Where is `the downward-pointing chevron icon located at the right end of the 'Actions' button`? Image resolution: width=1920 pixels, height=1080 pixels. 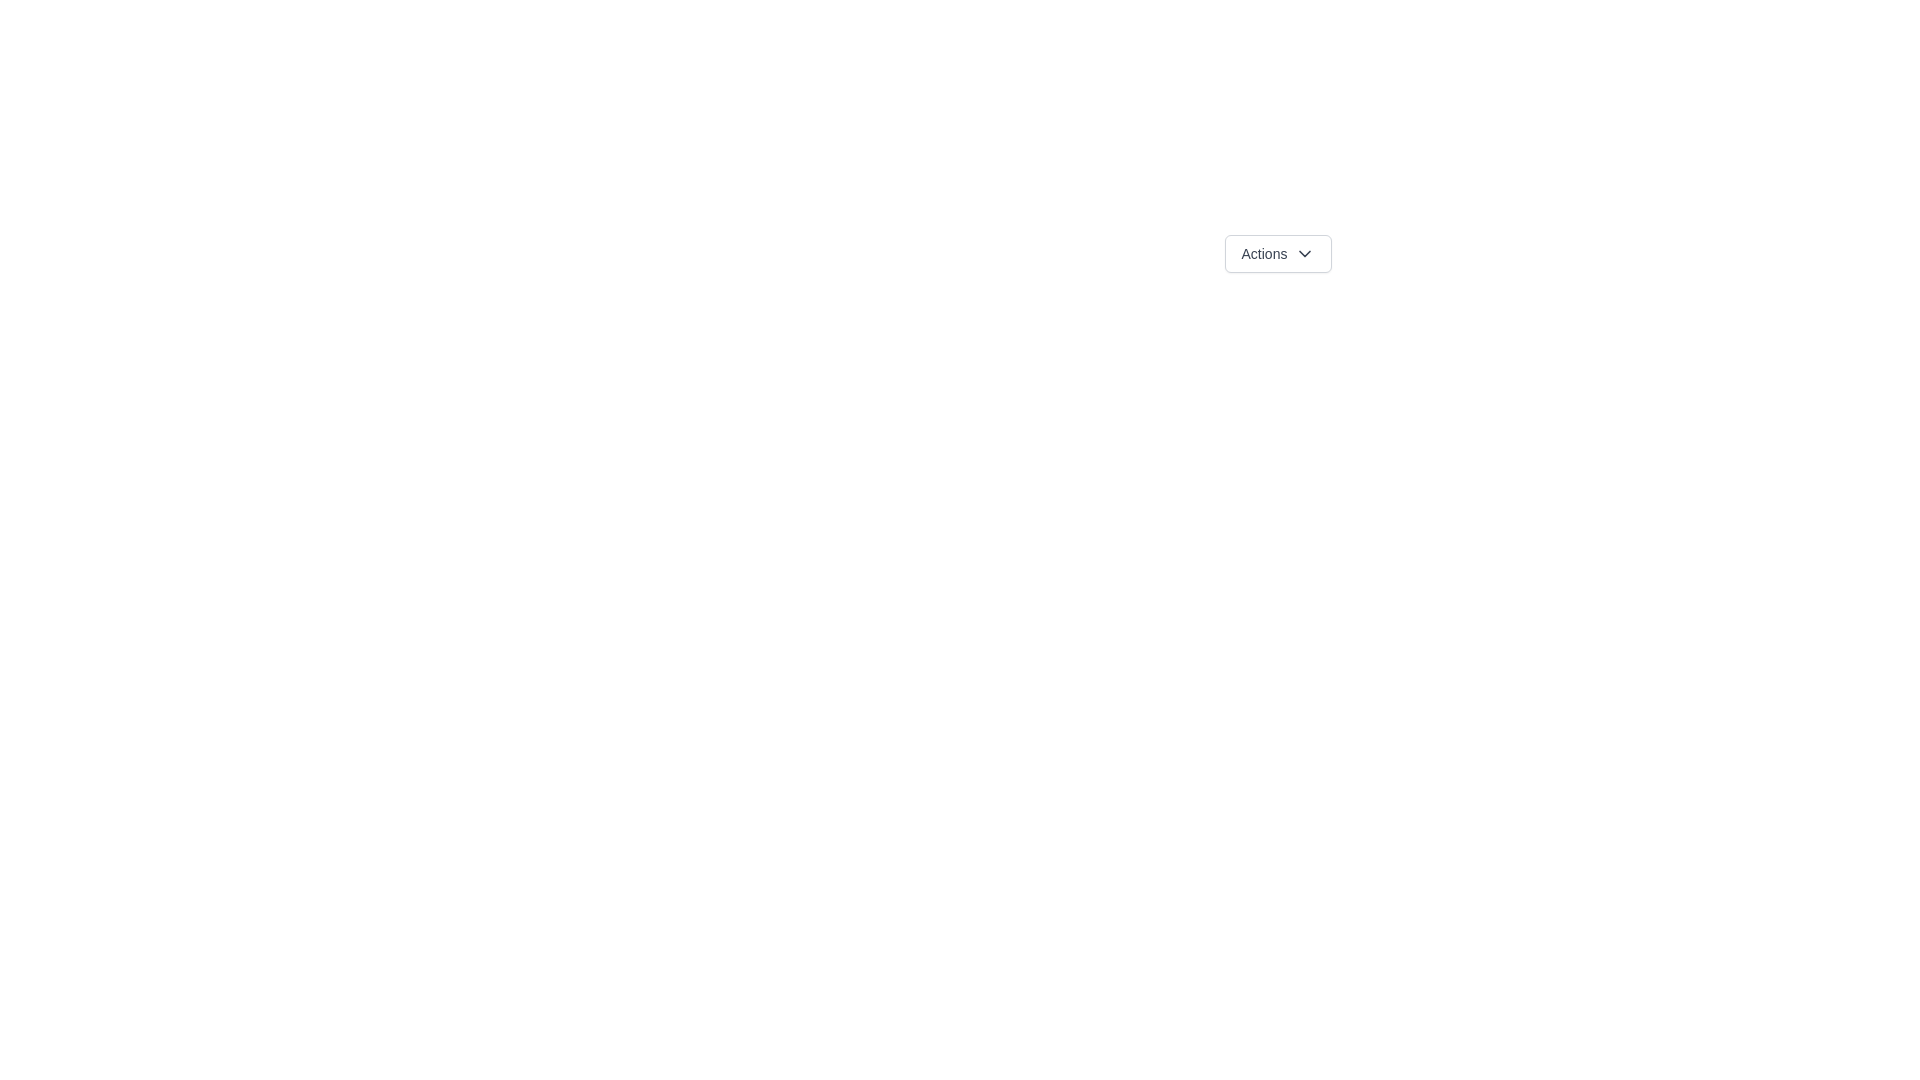 the downward-pointing chevron icon located at the right end of the 'Actions' button is located at coordinates (1305, 253).